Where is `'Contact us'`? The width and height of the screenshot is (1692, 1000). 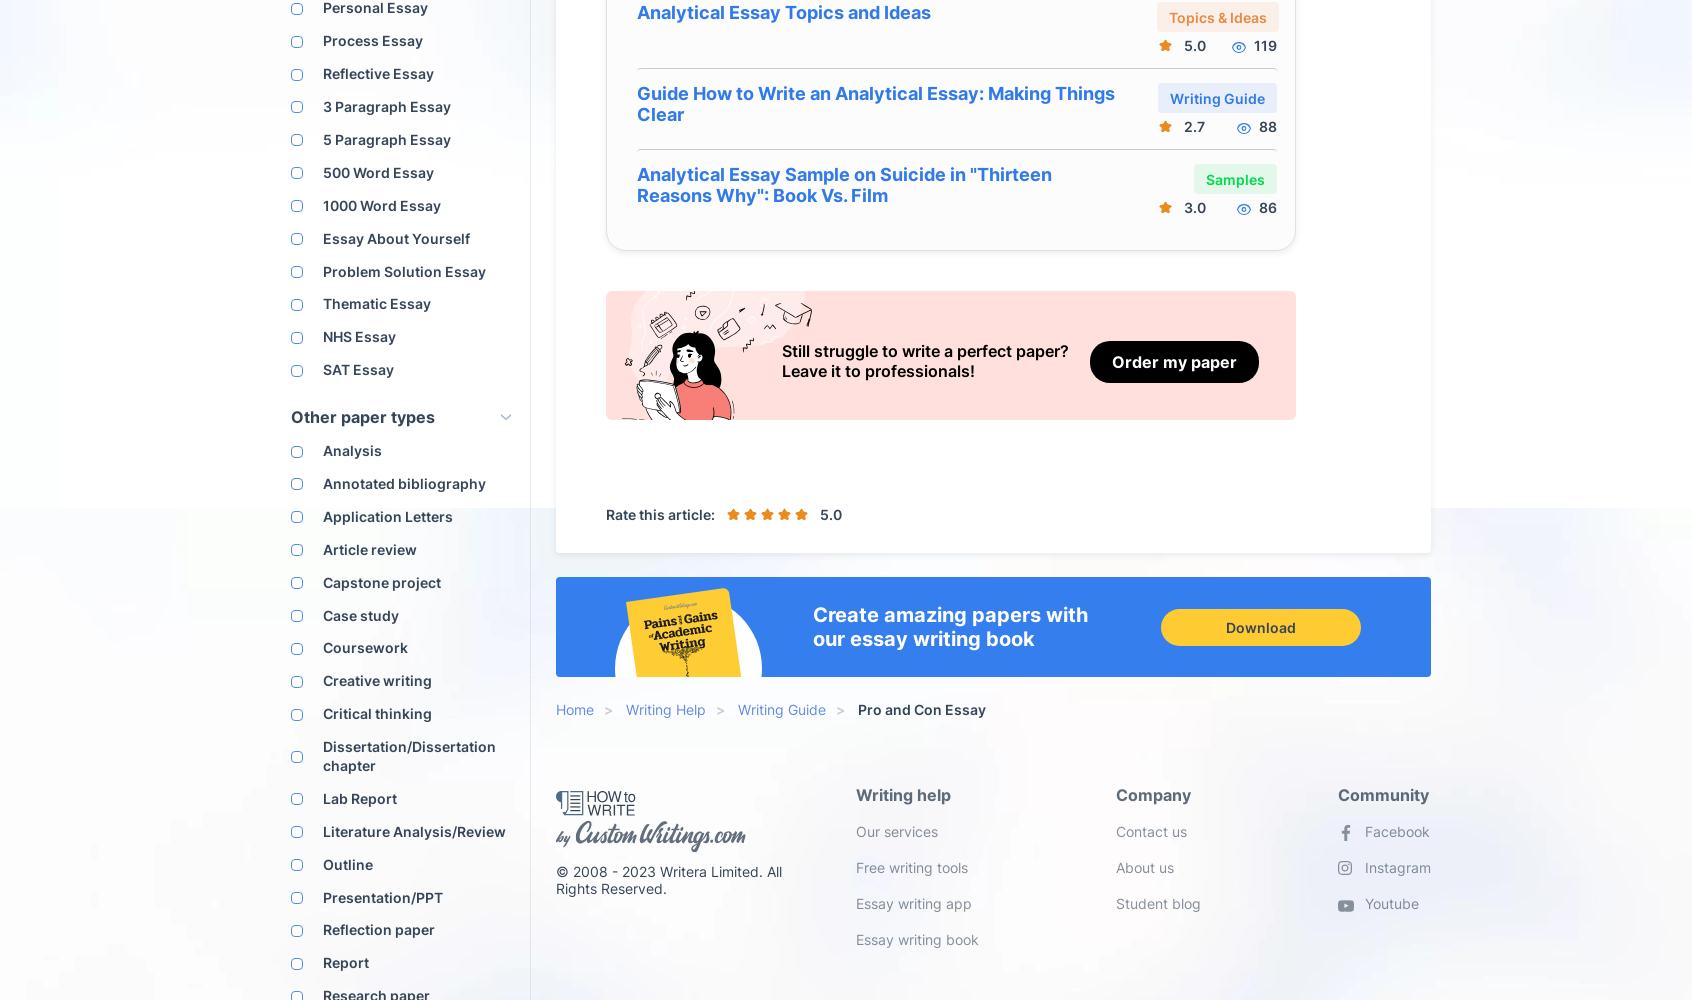 'Contact us' is located at coordinates (1150, 830).